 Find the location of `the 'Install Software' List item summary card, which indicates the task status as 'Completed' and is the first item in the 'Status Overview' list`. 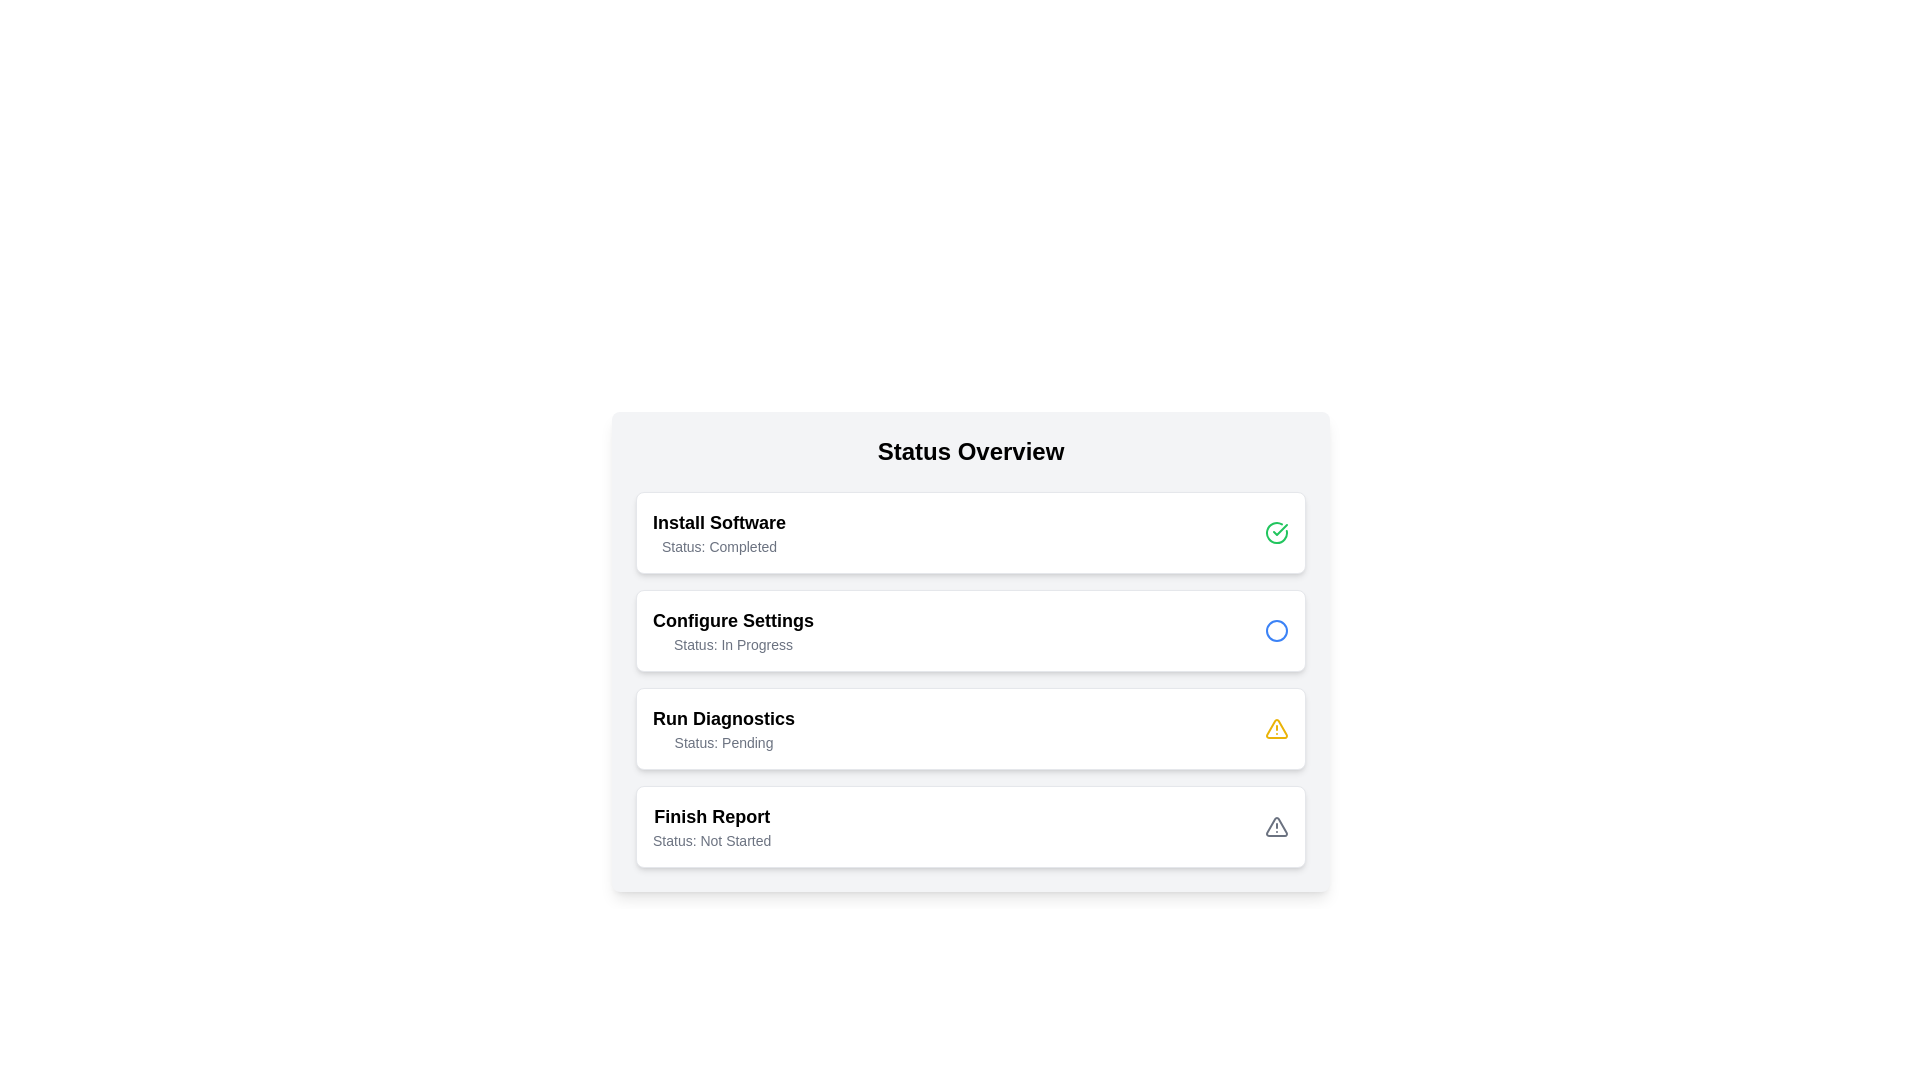

the 'Install Software' List item summary card, which indicates the task status as 'Completed' and is the first item in the 'Status Overview' list is located at coordinates (970, 531).